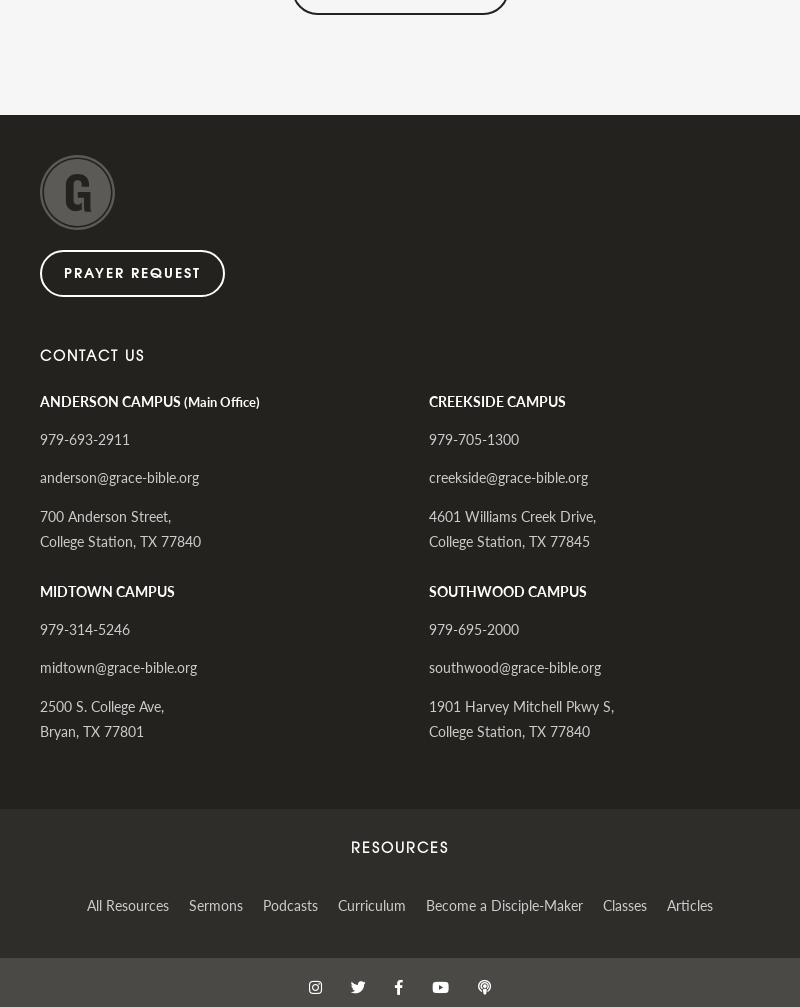 The width and height of the screenshot is (800, 1007). What do you see at coordinates (101, 704) in the screenshot?
I see `'2500 S. College Ave,'` at bounding box center [101, 704].